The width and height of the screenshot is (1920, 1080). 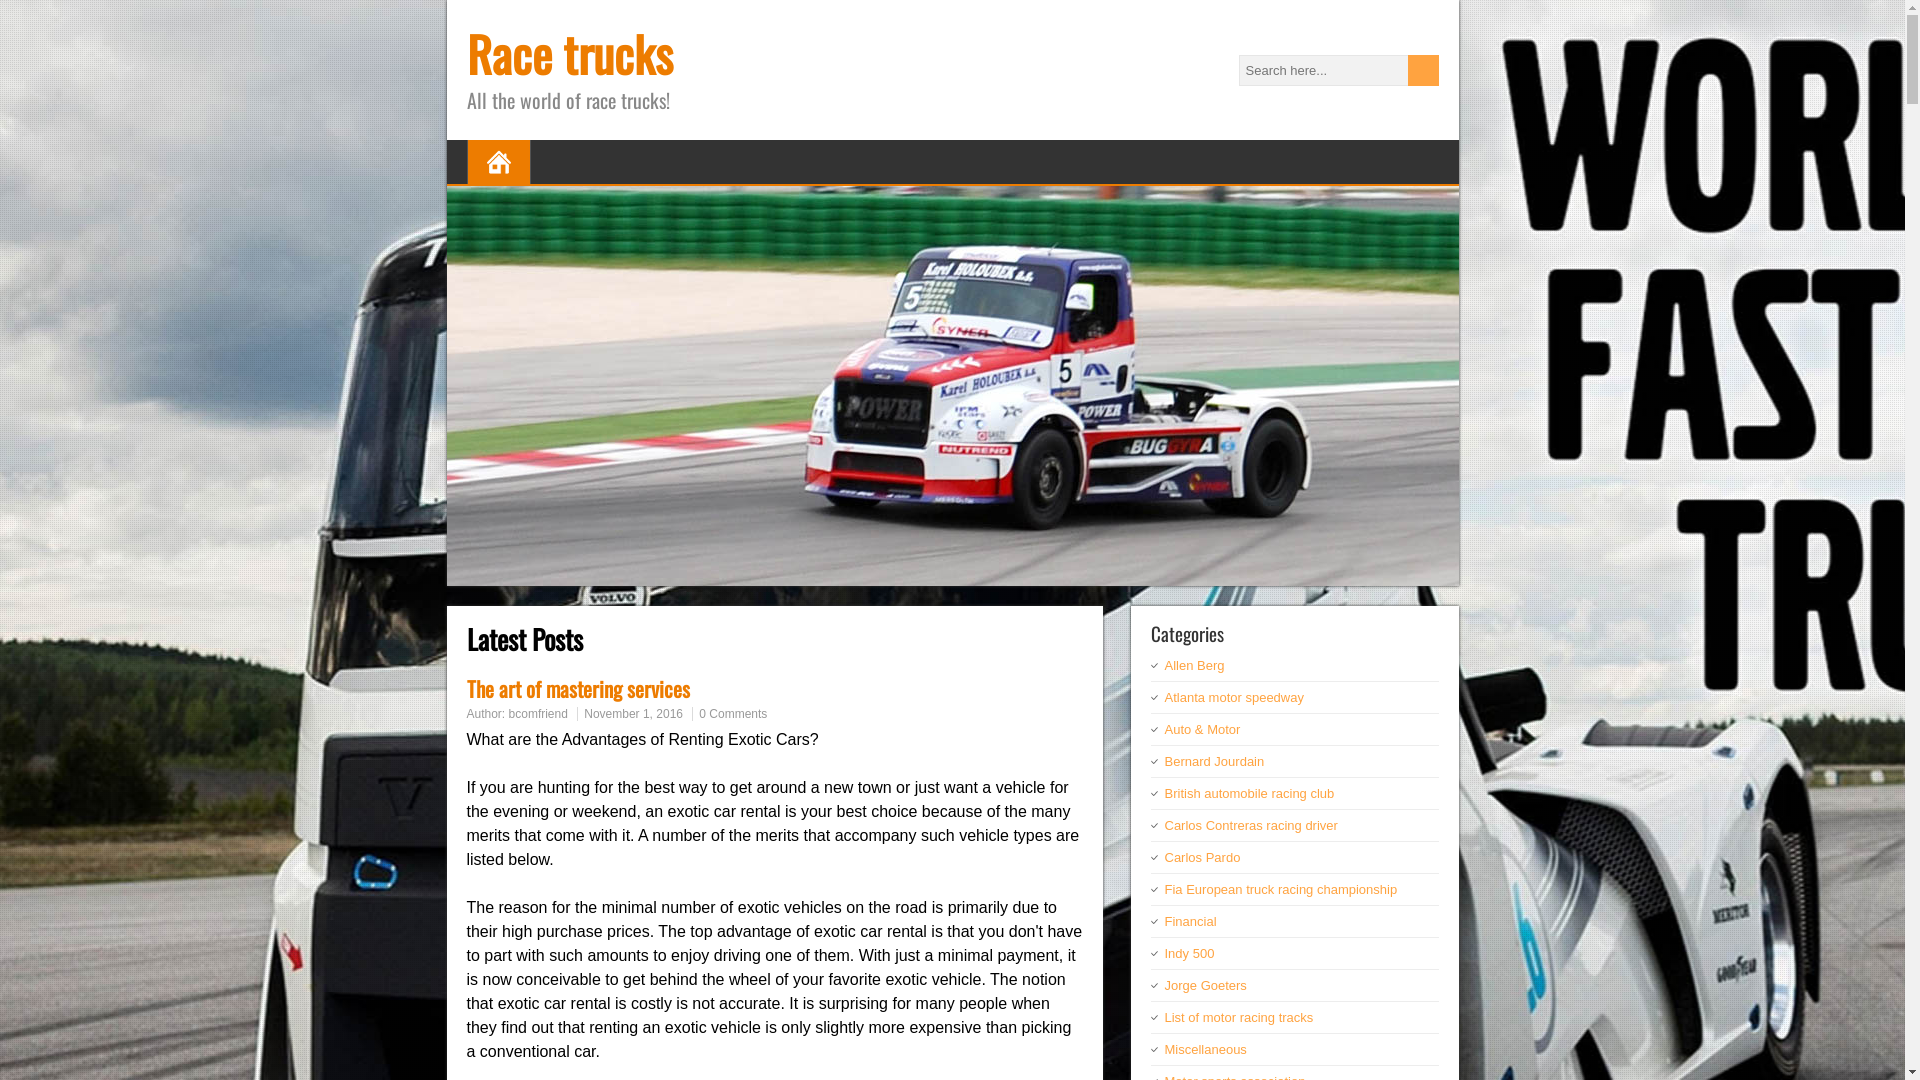 What do you see at coordinates (1189, 952) in the screenshot?
I see `'Indy 500'` at bounding box center [1189, 952].